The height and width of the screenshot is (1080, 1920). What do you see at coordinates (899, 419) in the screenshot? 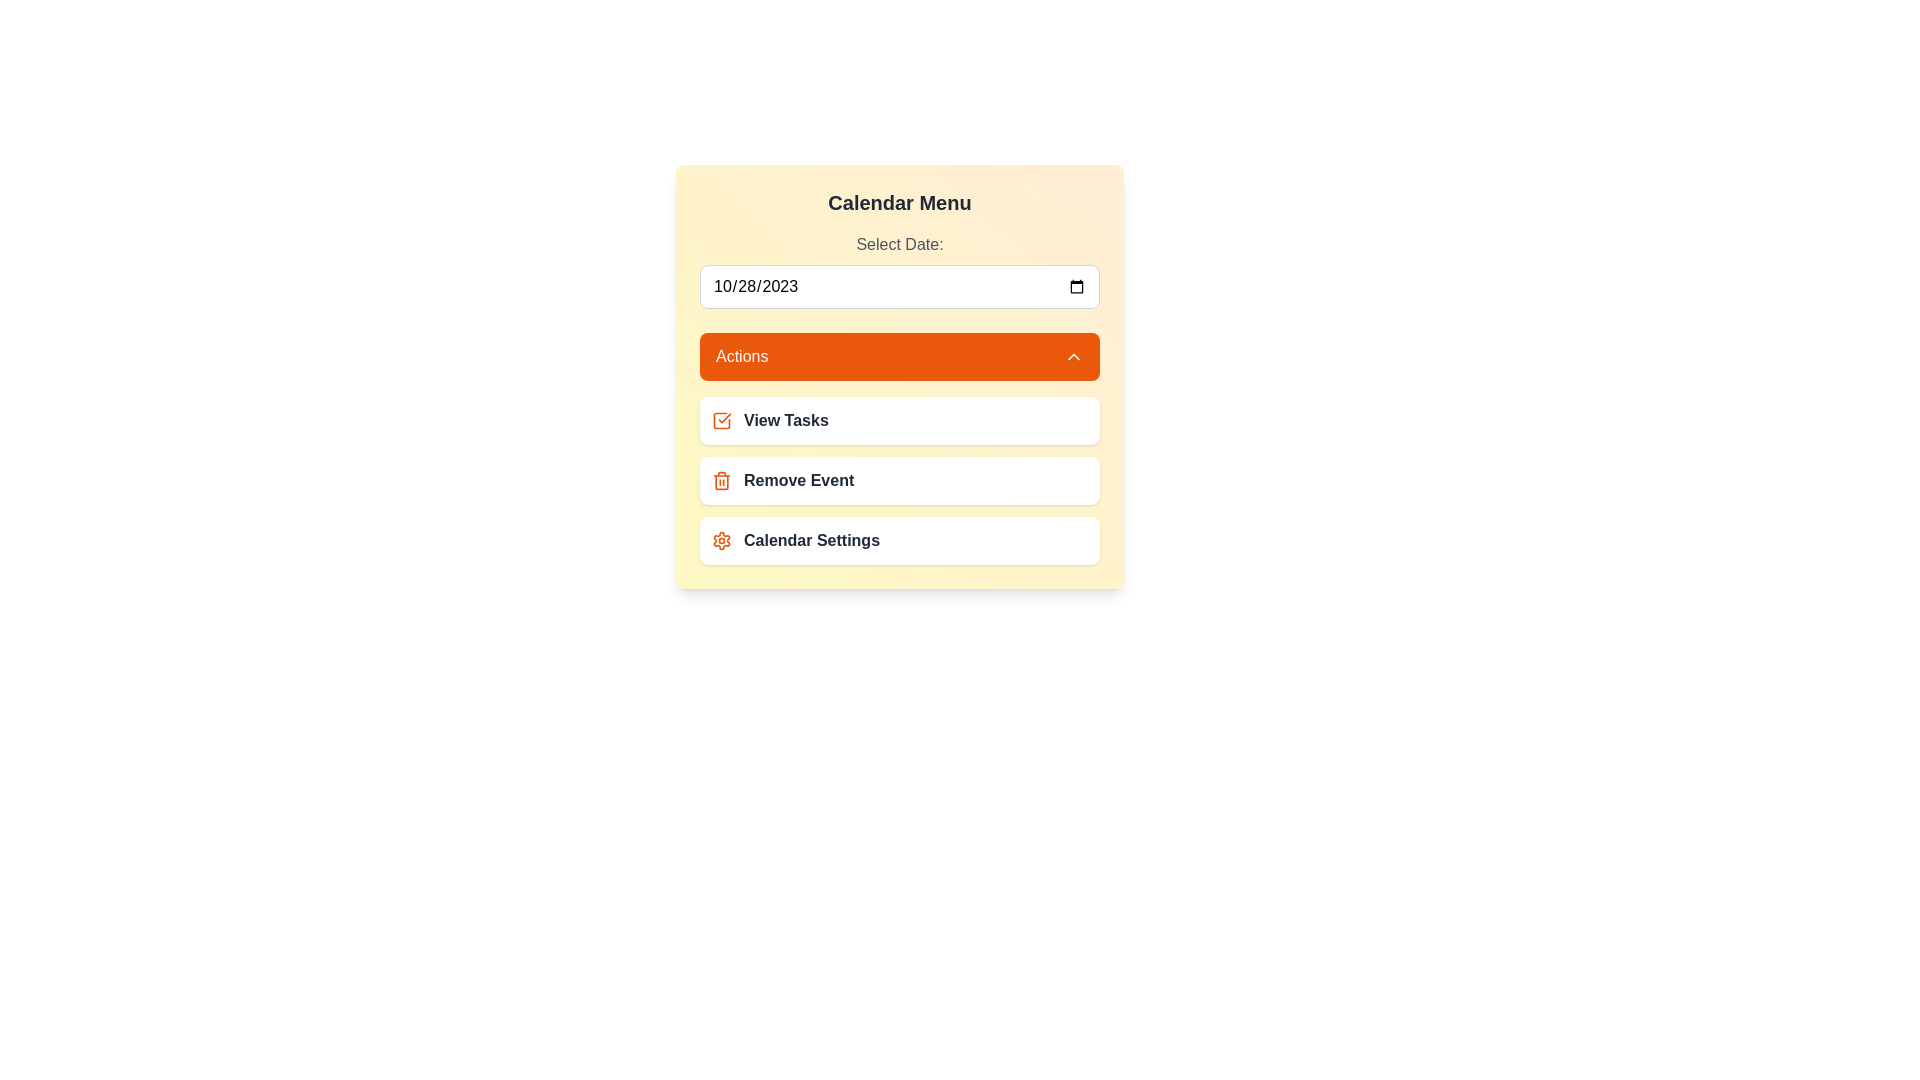
I see `the action 'View Tasks' from the menu` at bounding box center [899, 419].